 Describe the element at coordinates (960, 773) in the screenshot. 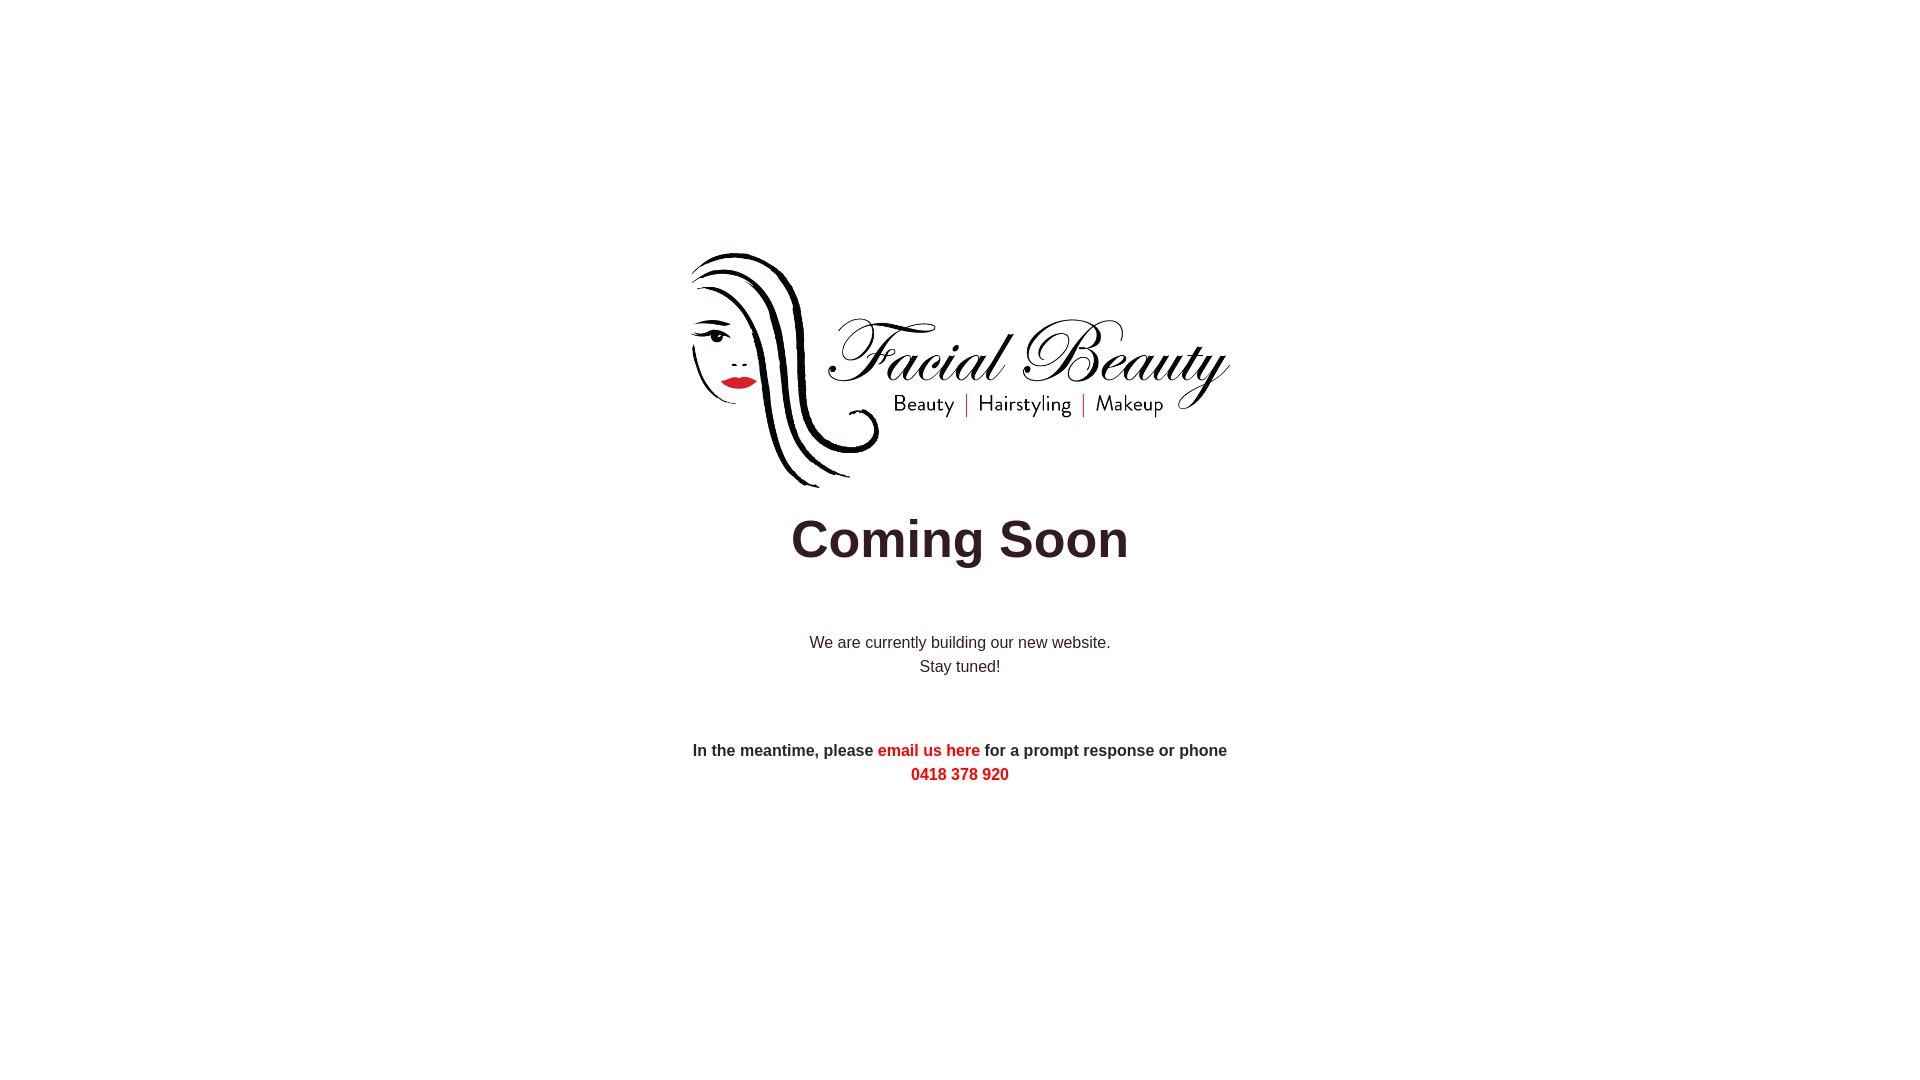

I see `'0418 378 920'` at that location.